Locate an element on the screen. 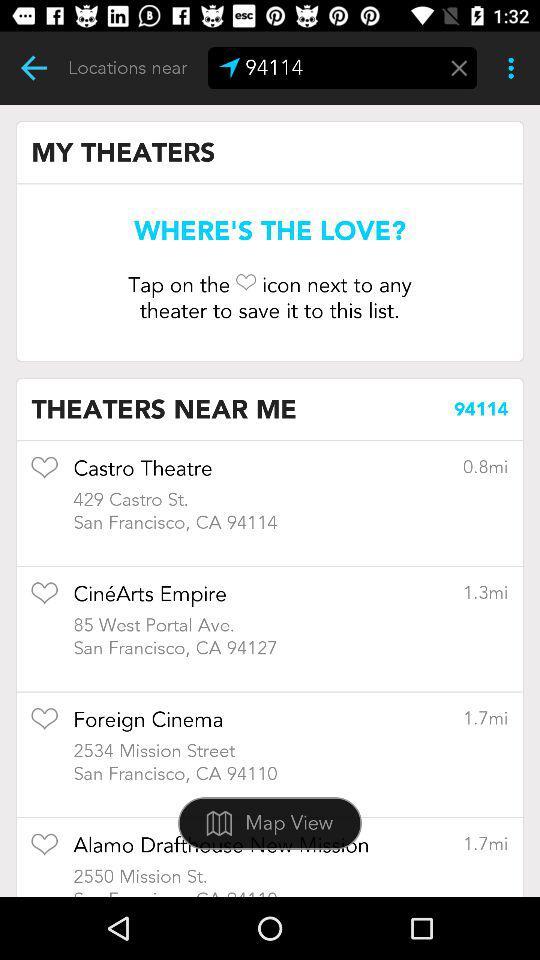 The height and width of the screenshot is (960, 540). love/ like is located at coordinates (44, 474).